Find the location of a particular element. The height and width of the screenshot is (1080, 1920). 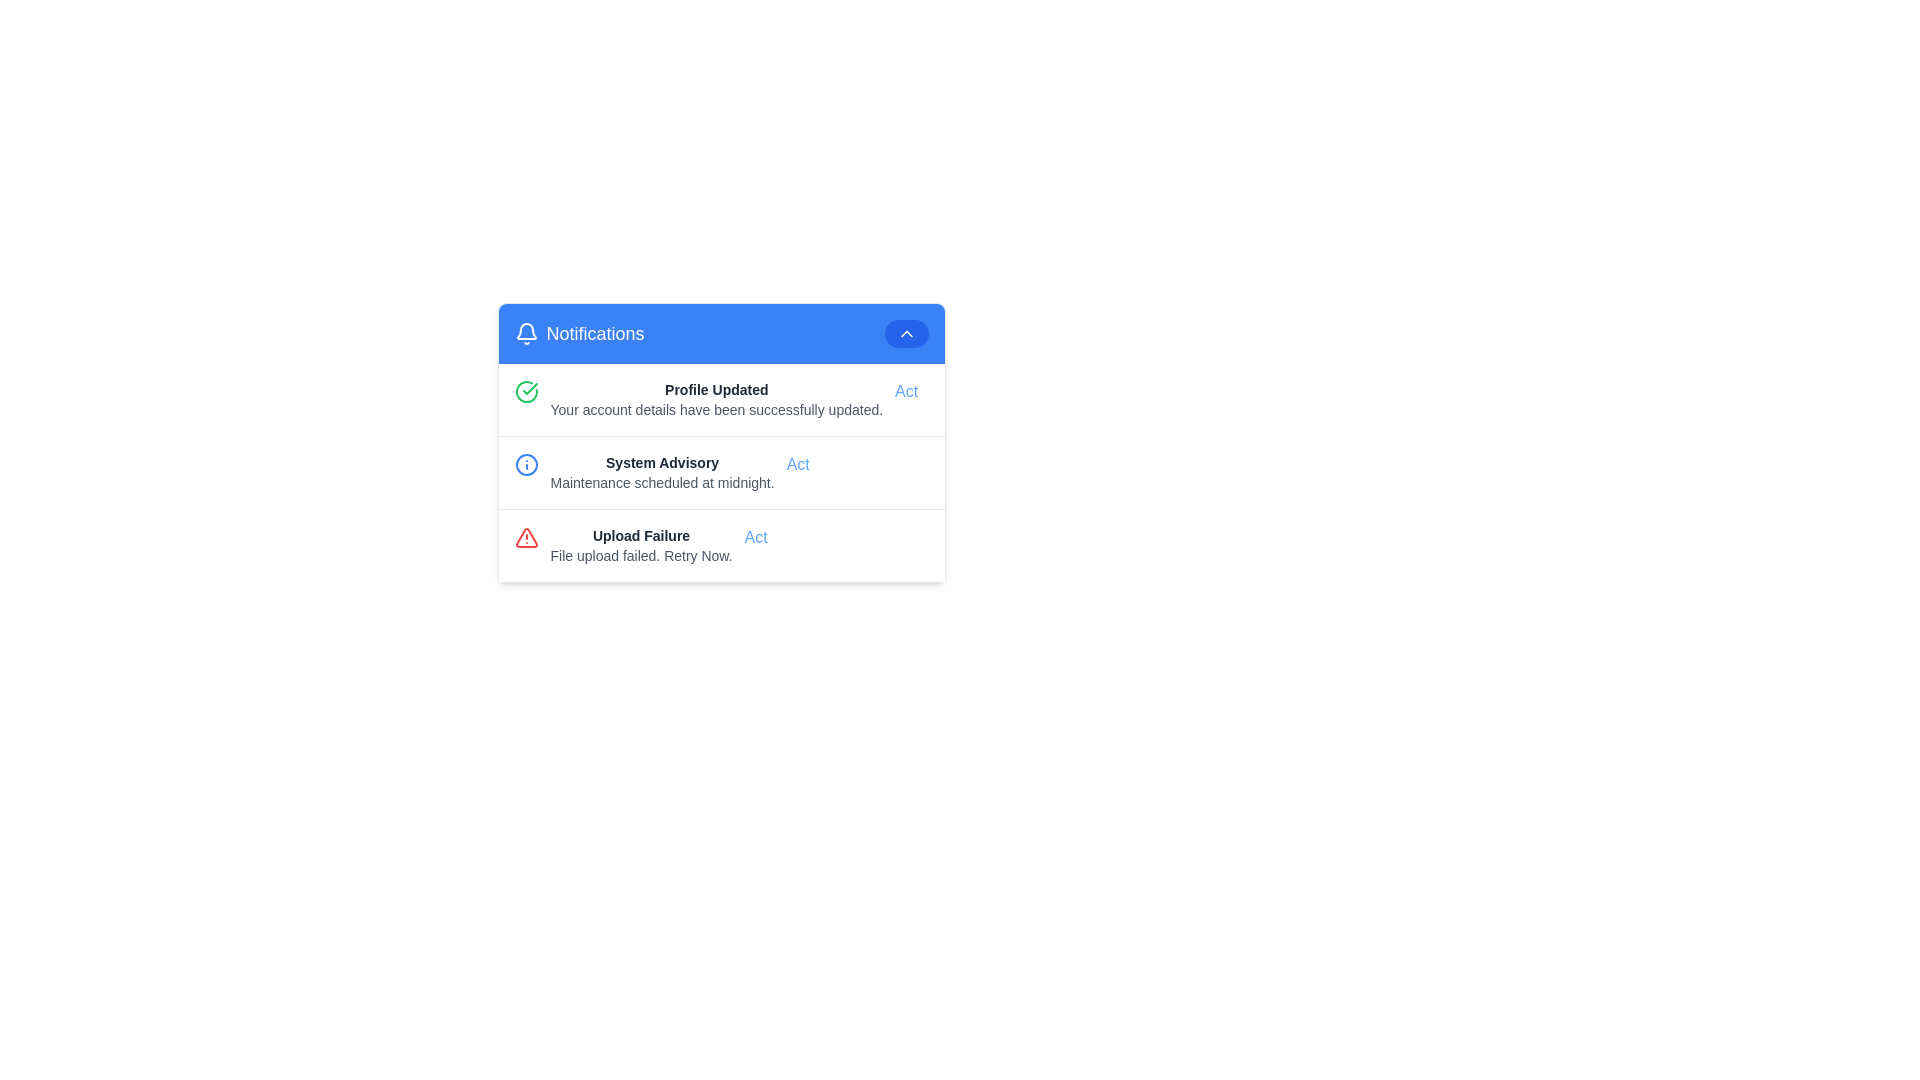

the blue informational icon in the 'System Advisory' notification row, which is the leftmost icon next to the text 'System Advisory' is located at coordinates (526, 465).